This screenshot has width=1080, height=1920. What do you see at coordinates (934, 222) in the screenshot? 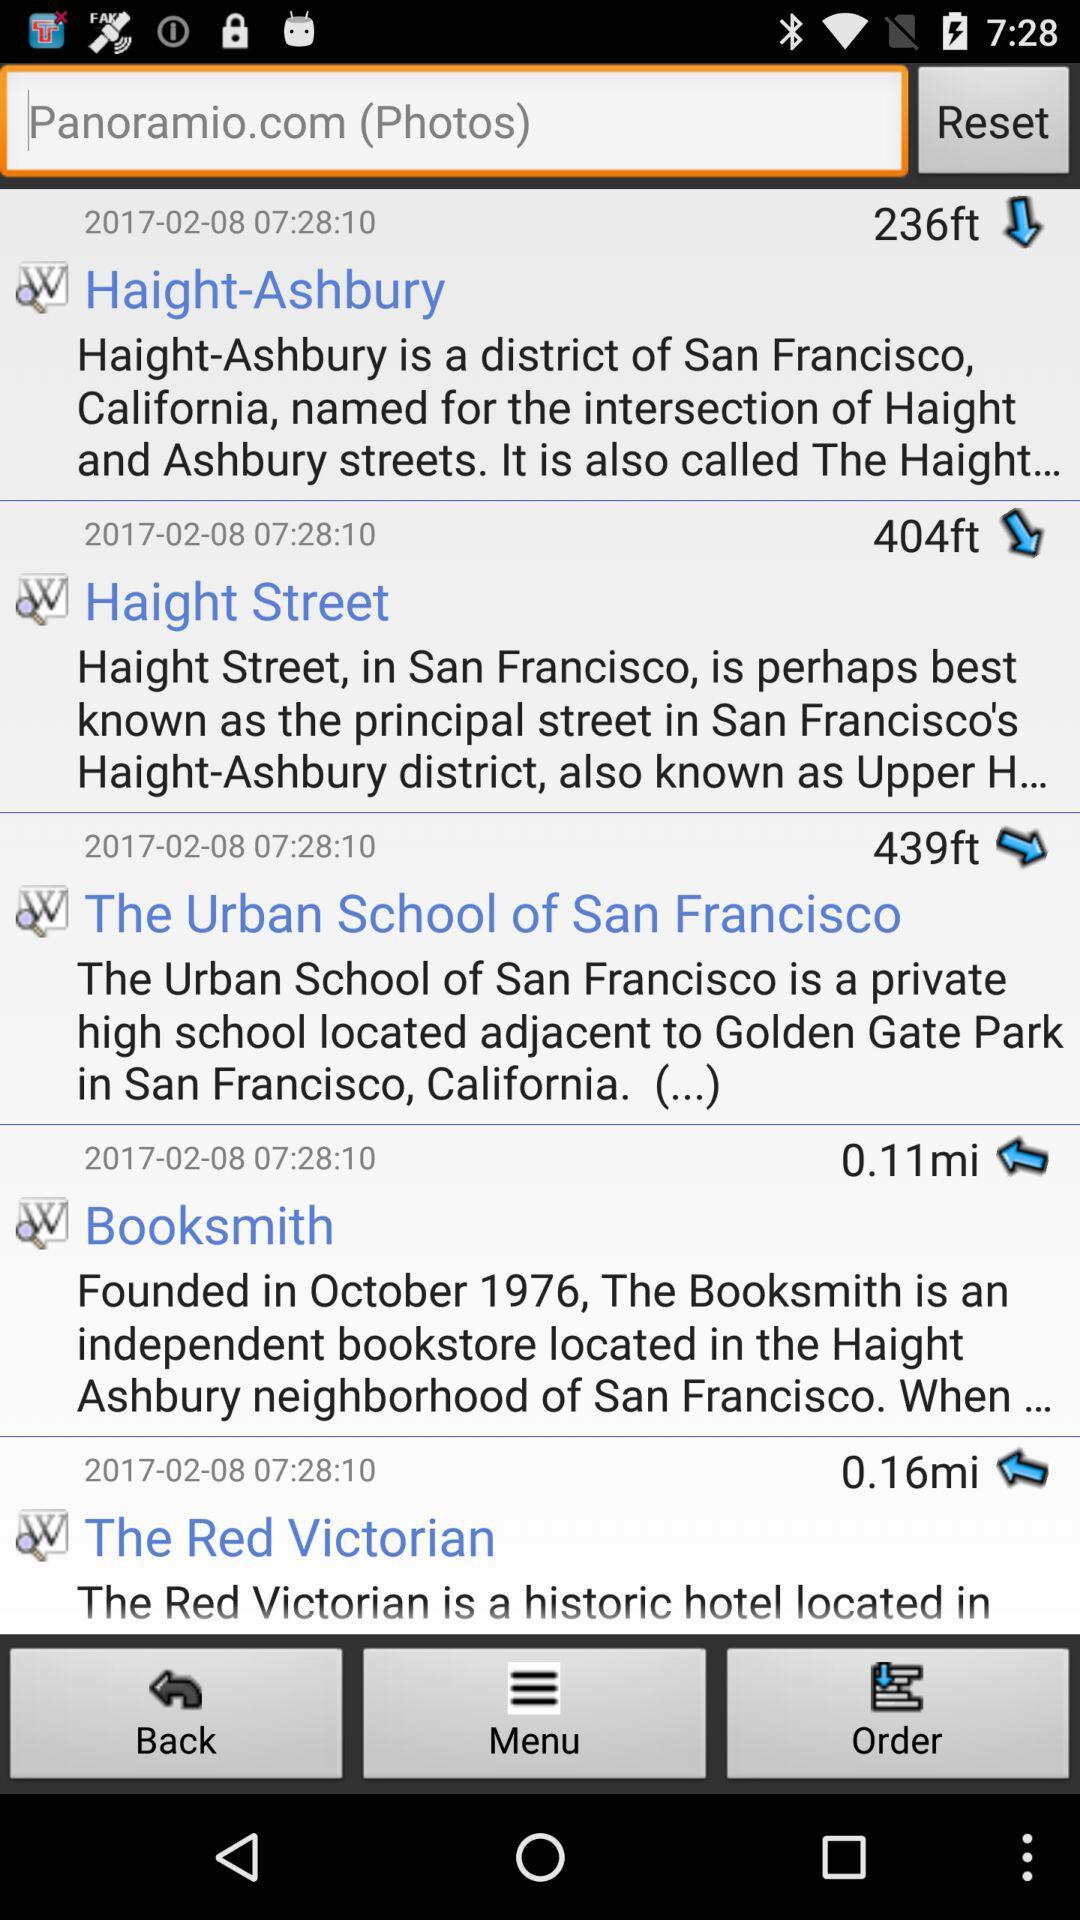
I see `the icon above the haight ashbury is` at bounding box center [934, 222].